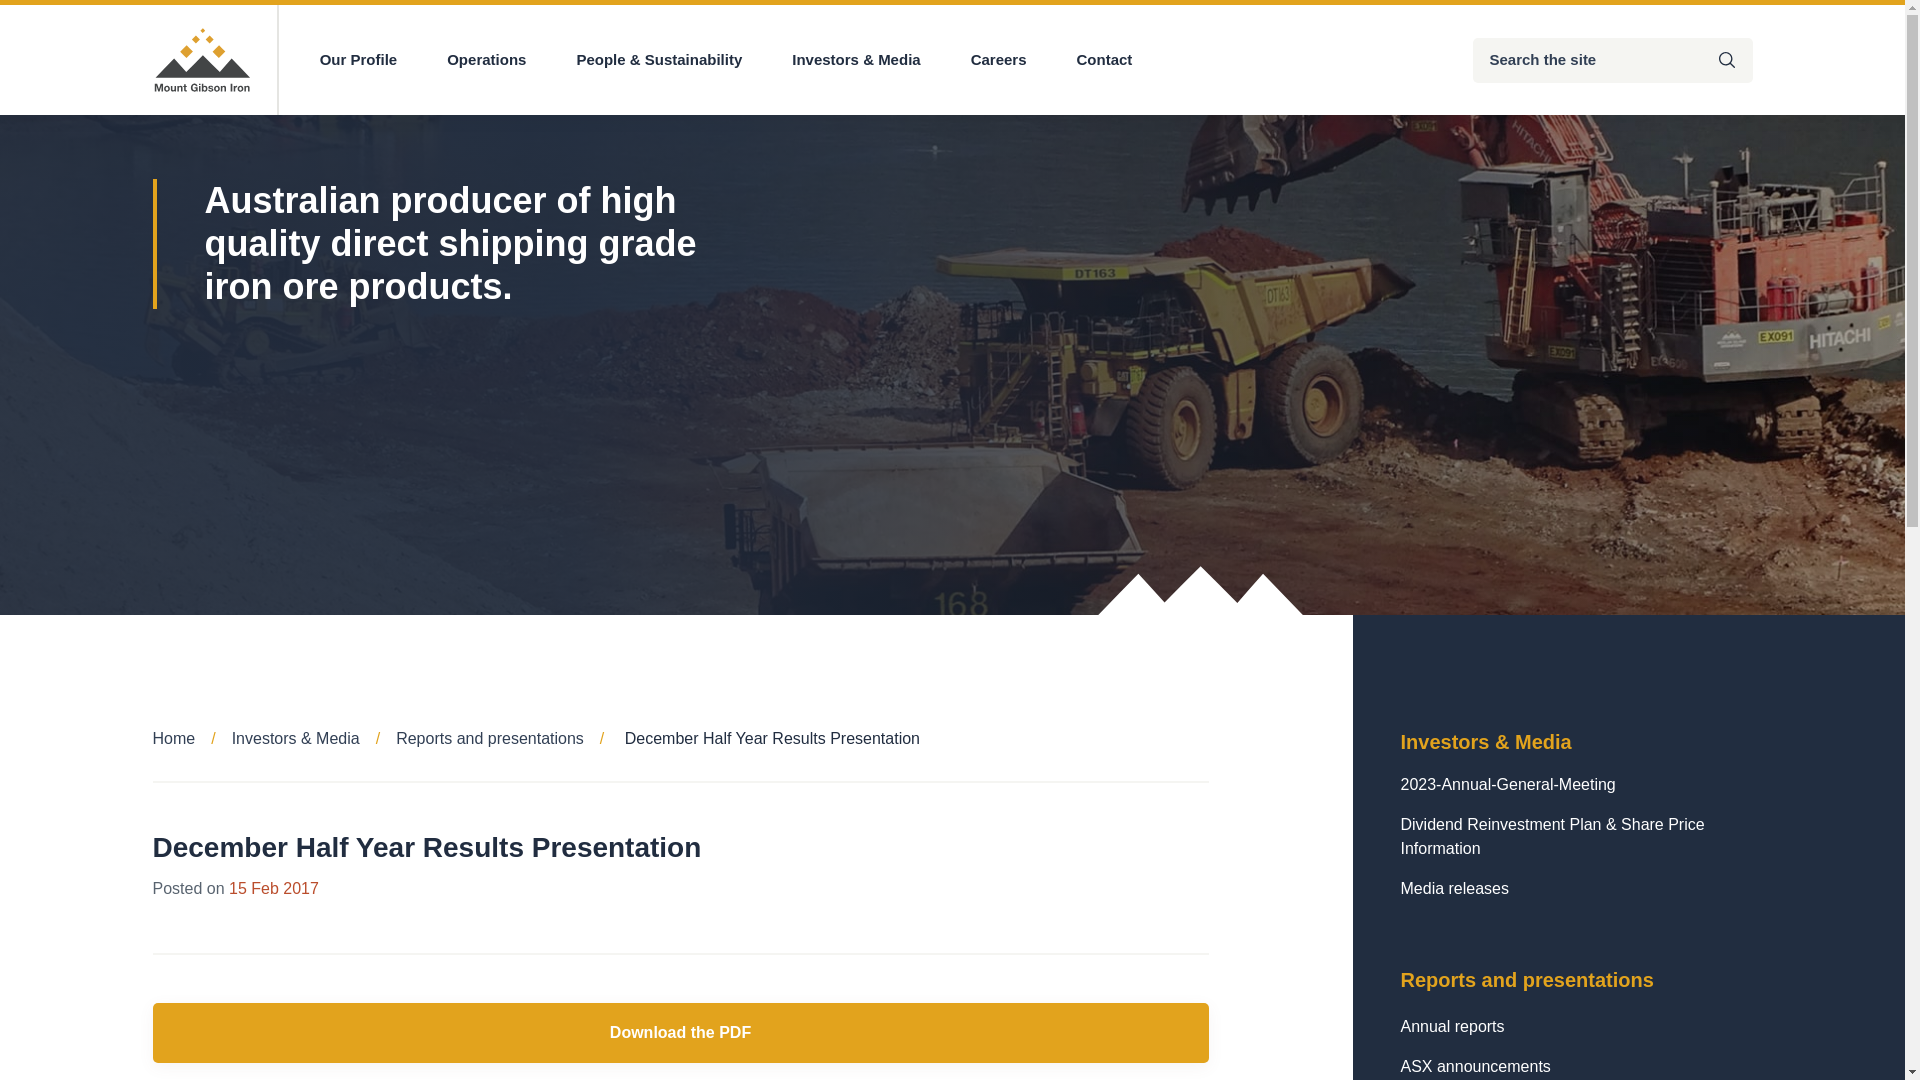 This screenshot has height=1080, width=1920. I want to click on 'People & Sustainability', so click(658, 59).